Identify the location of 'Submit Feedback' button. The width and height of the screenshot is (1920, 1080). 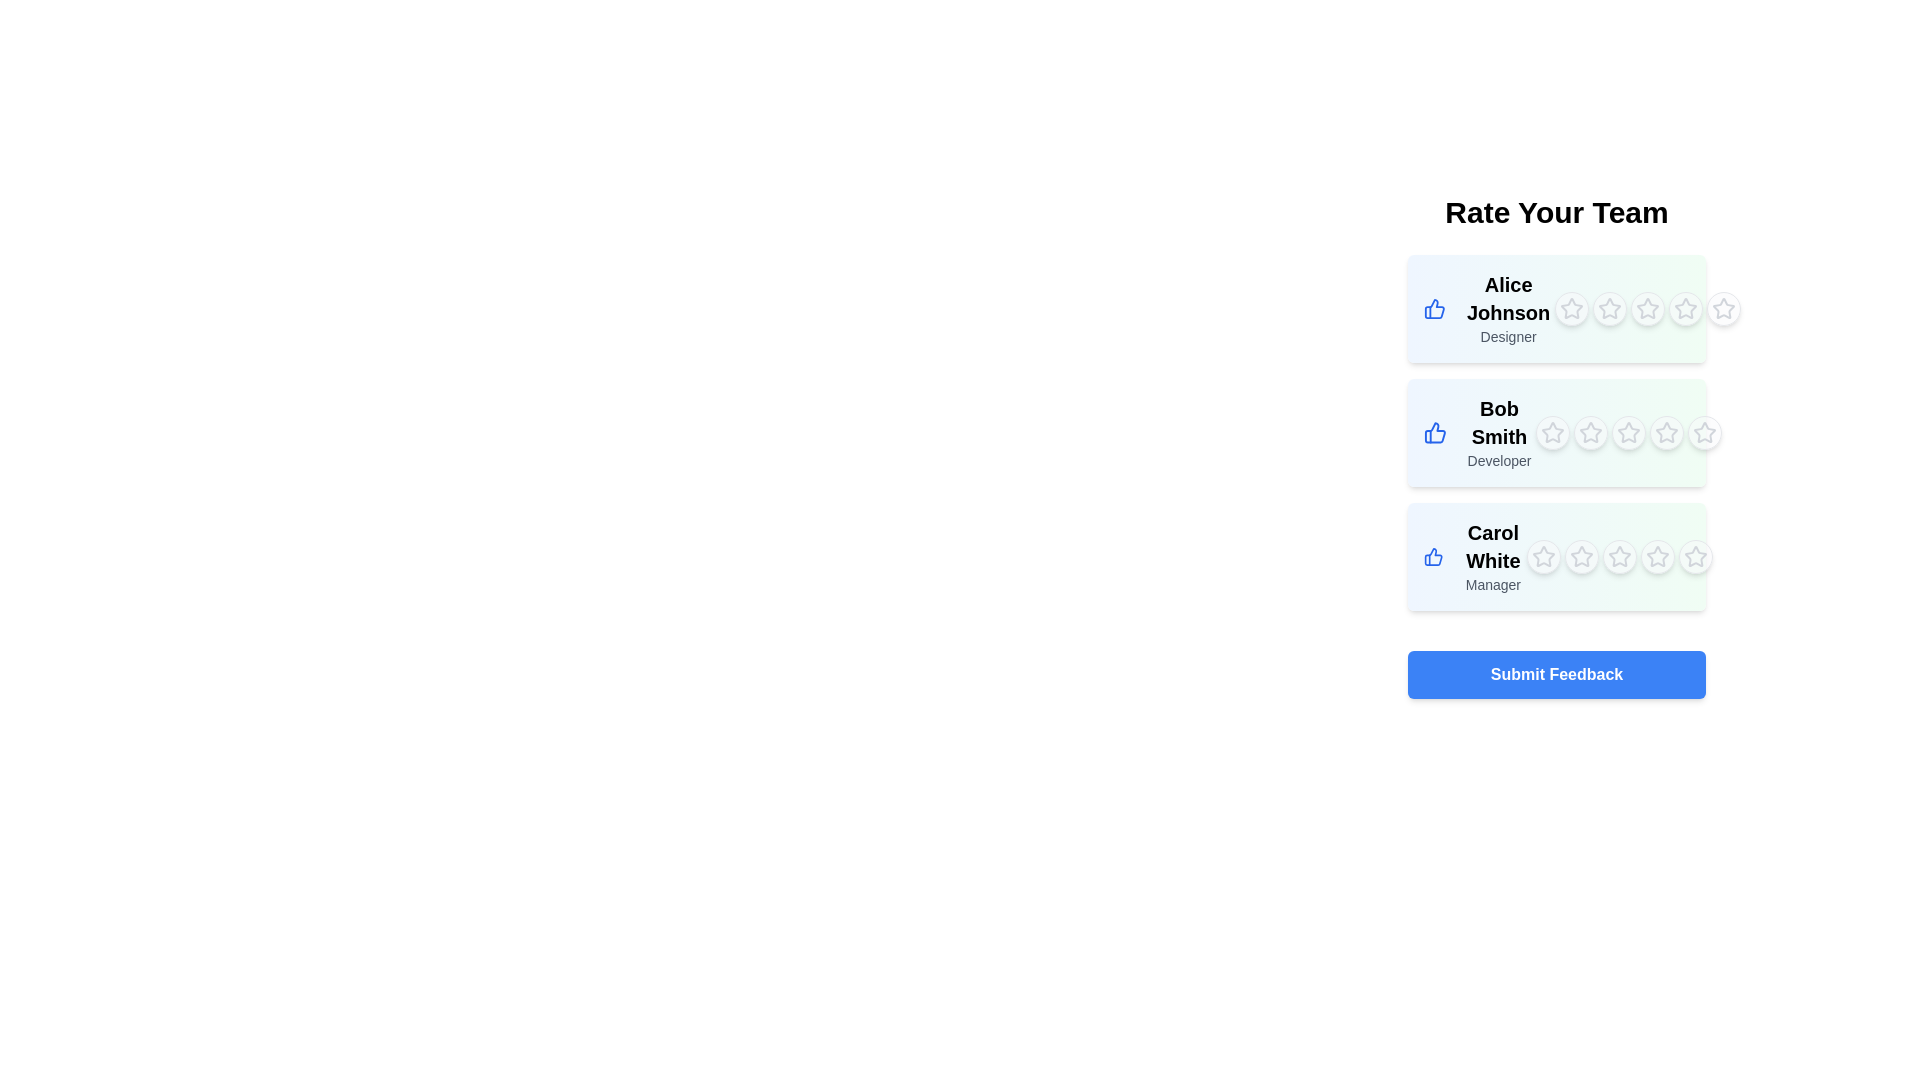
(1555, 675).